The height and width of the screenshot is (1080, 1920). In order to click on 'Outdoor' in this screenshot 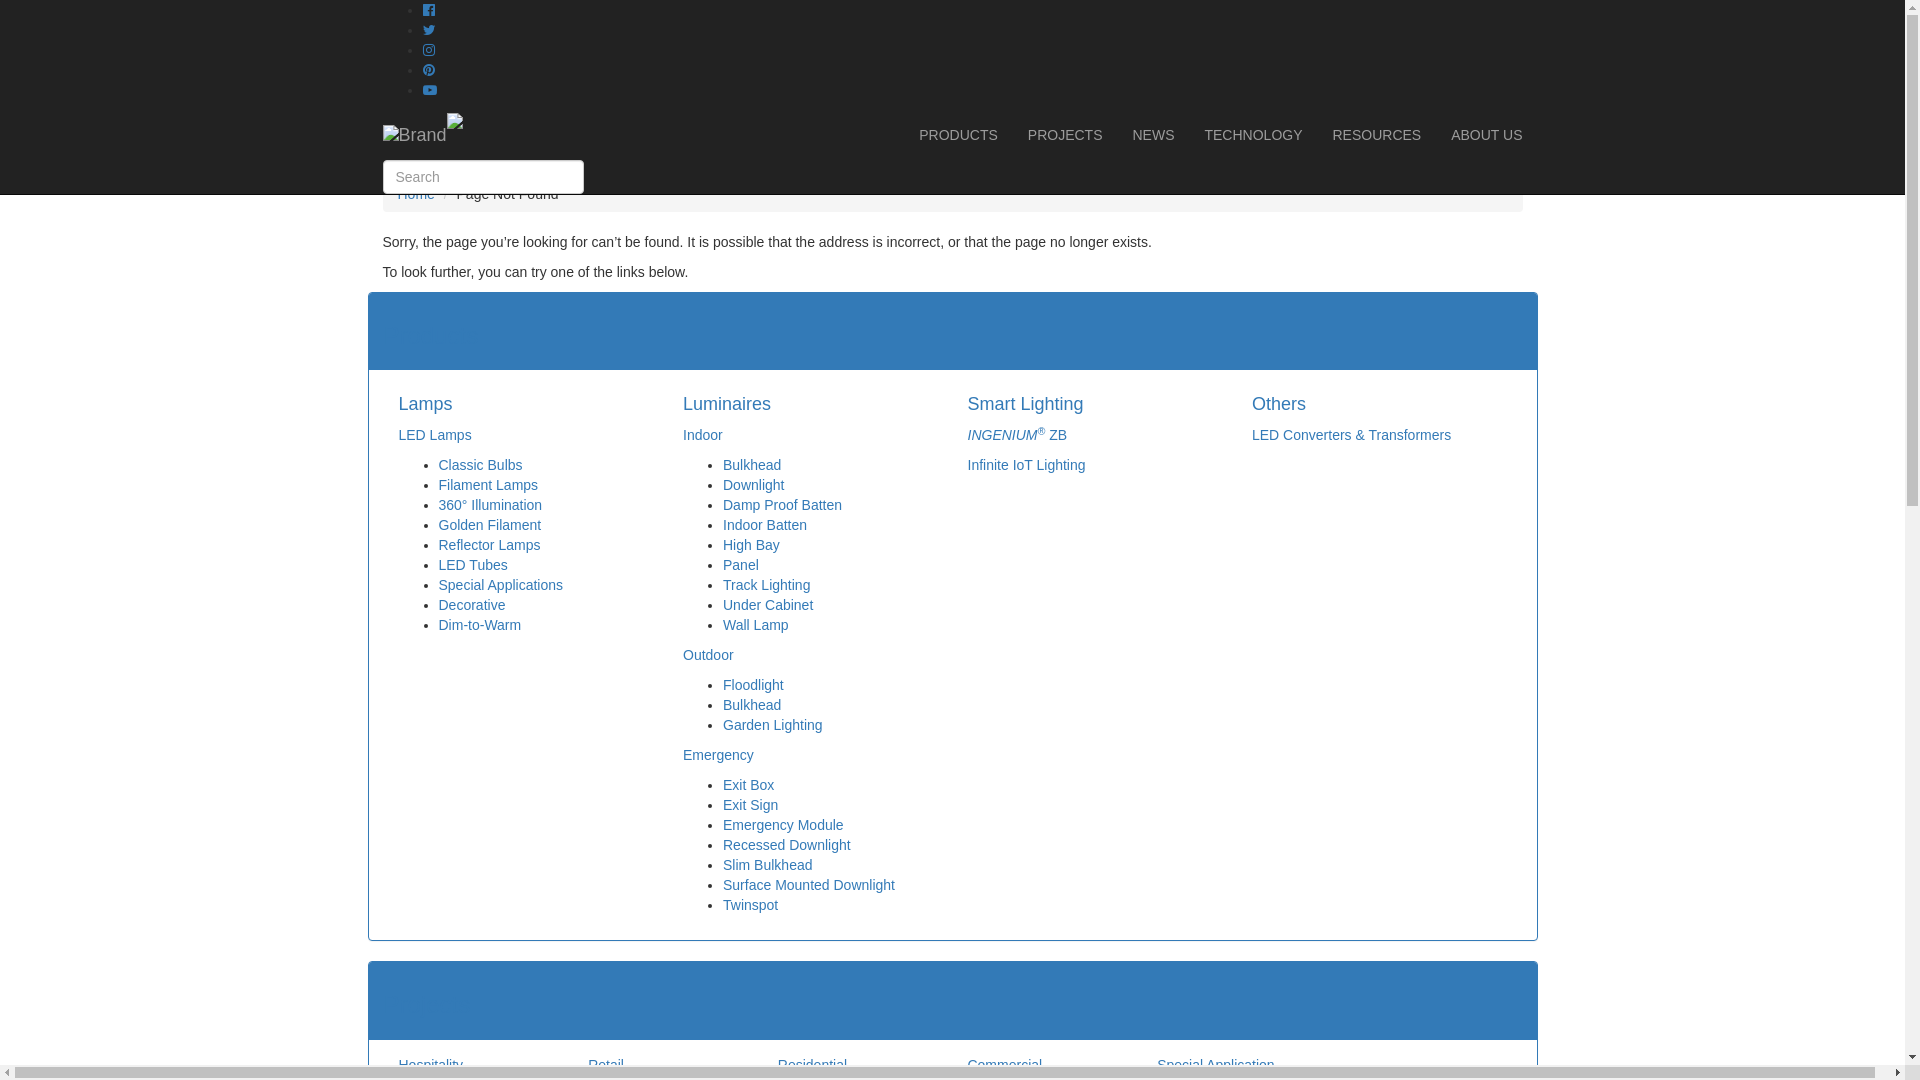, I will do `click(708, 655)`.